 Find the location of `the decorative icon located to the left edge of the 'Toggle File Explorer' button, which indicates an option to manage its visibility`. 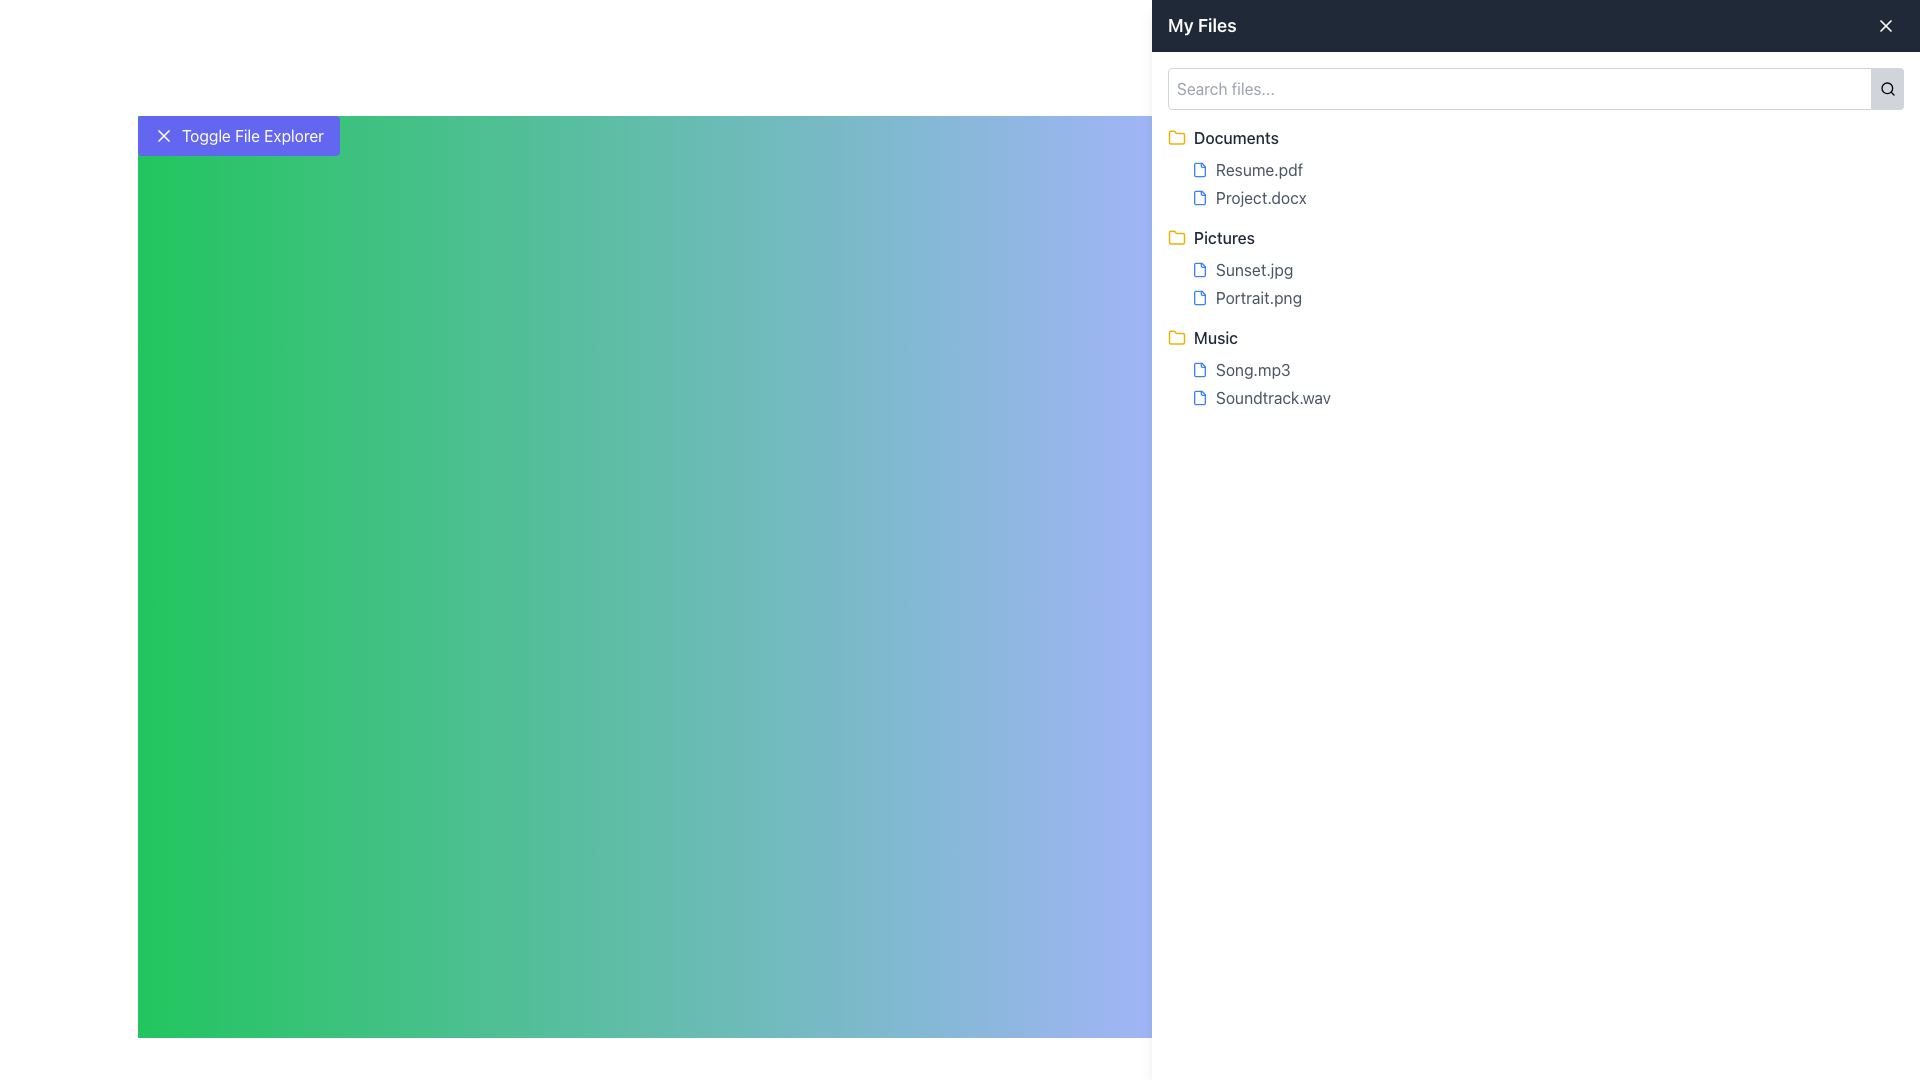

the decorative icon located to the left edge of the 'Toggle File Explorer' button, which indicates an option to manage its visibility is located at coordinates (163, 135).